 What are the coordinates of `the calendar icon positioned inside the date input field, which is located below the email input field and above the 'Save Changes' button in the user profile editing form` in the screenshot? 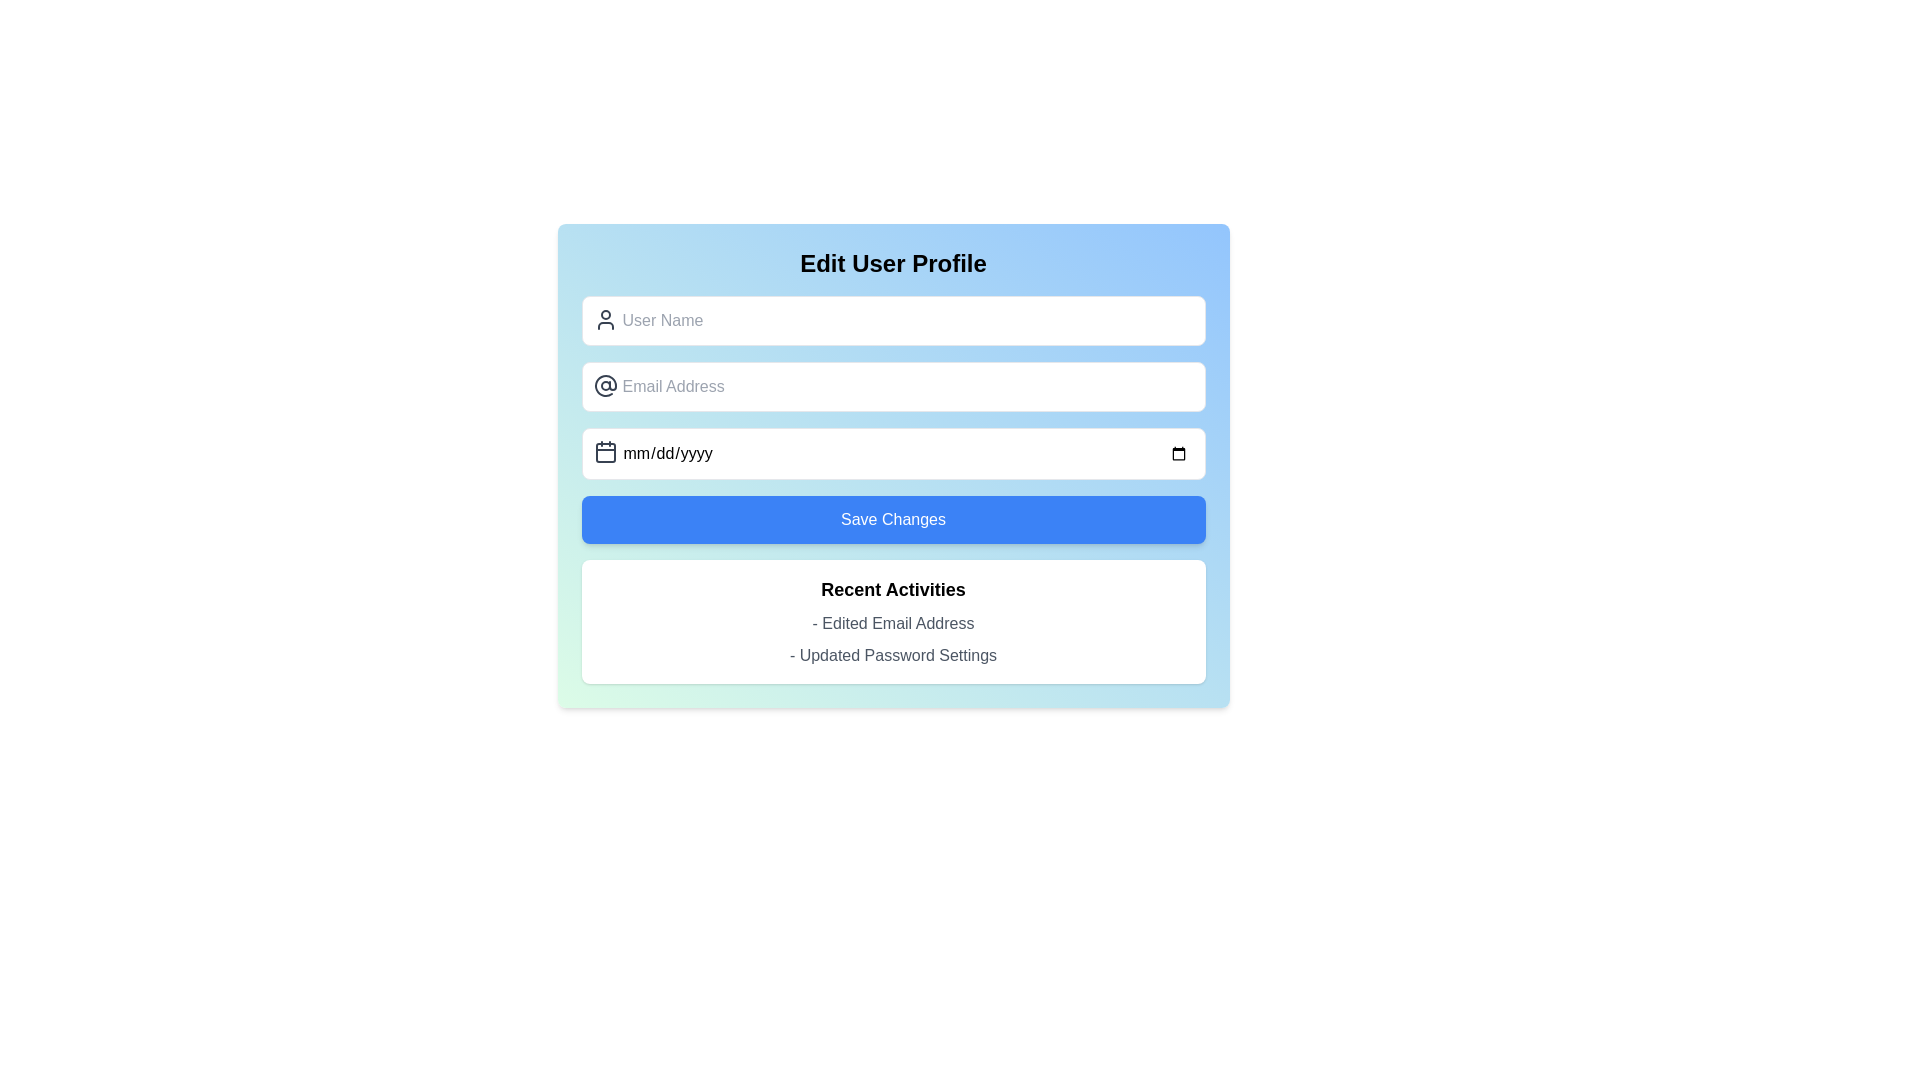 It's located at (604, 451).